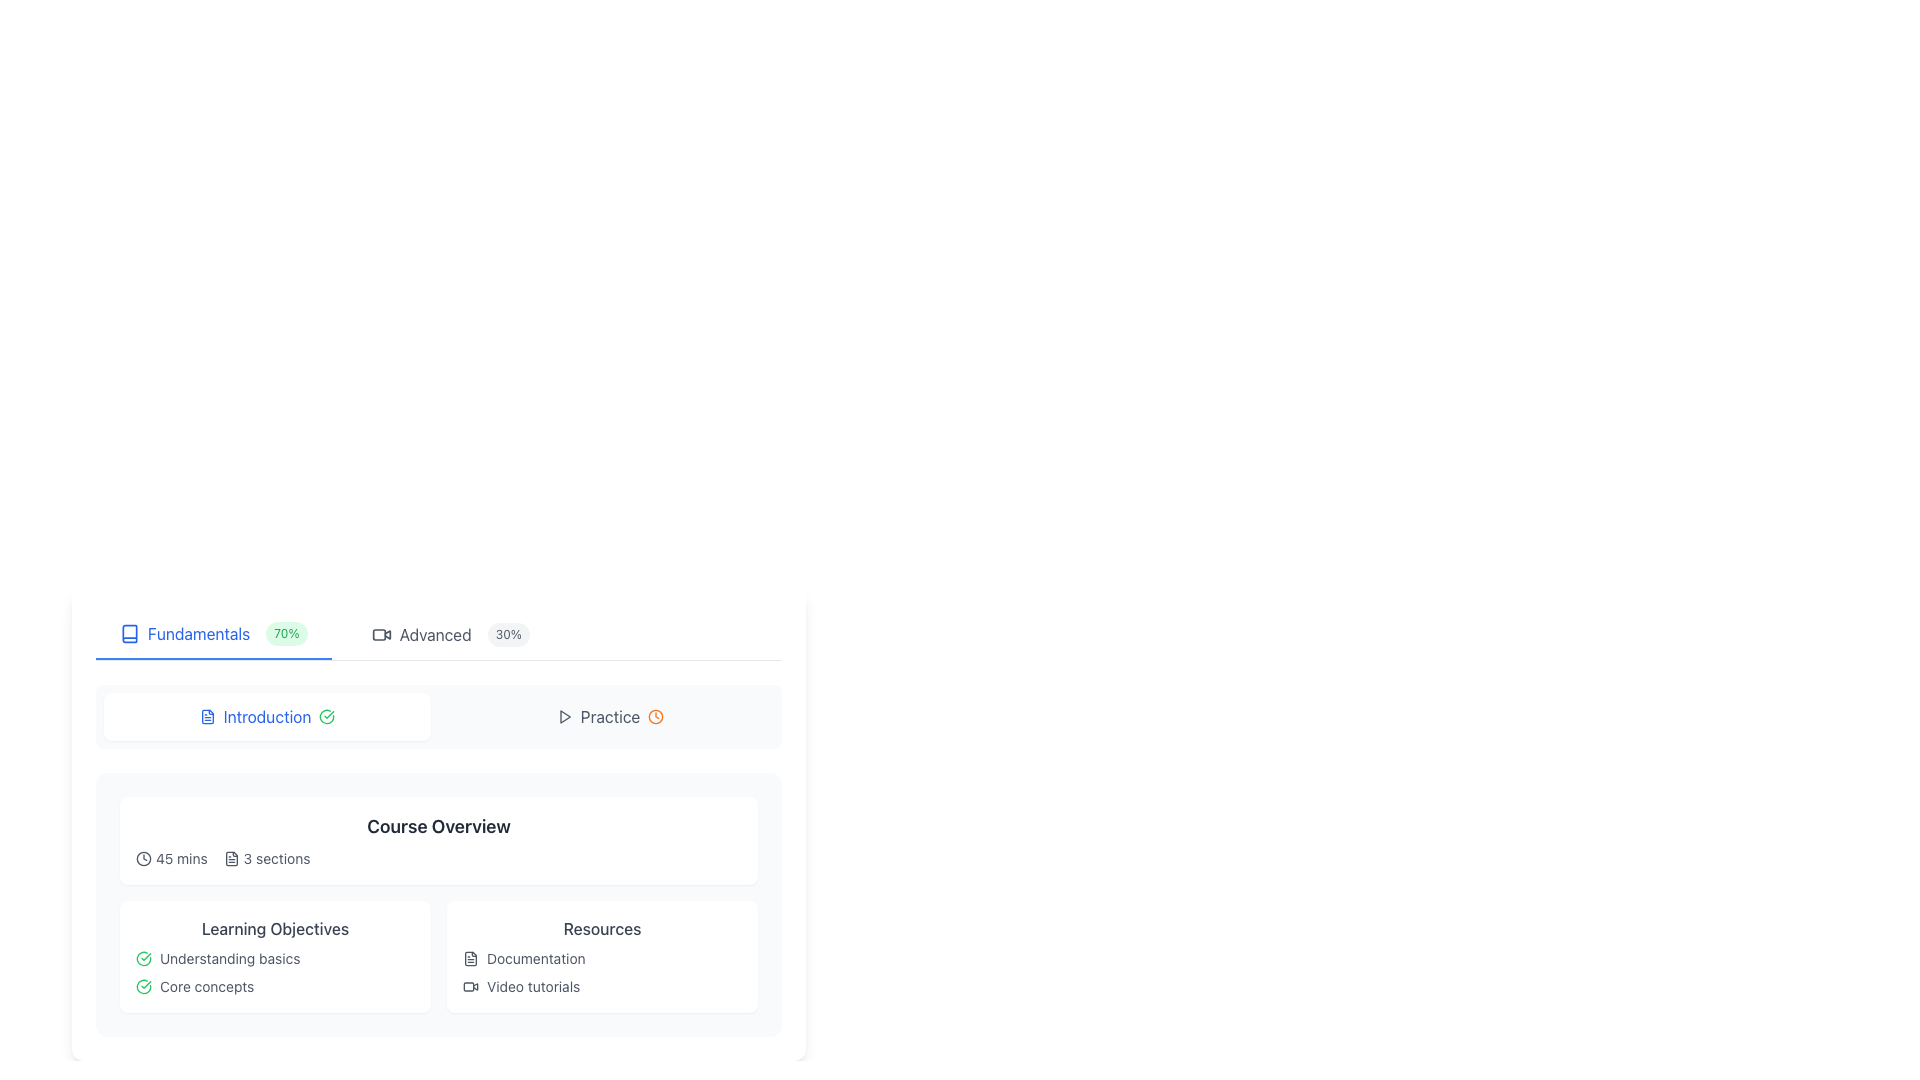 The image size is (1920, 1080). Describe the element at coordinates (381, 635) in the screenshot. I see `the gray video camera icon, which is part of the 'Advanced' button in the navigation bar under the title section` at that location.